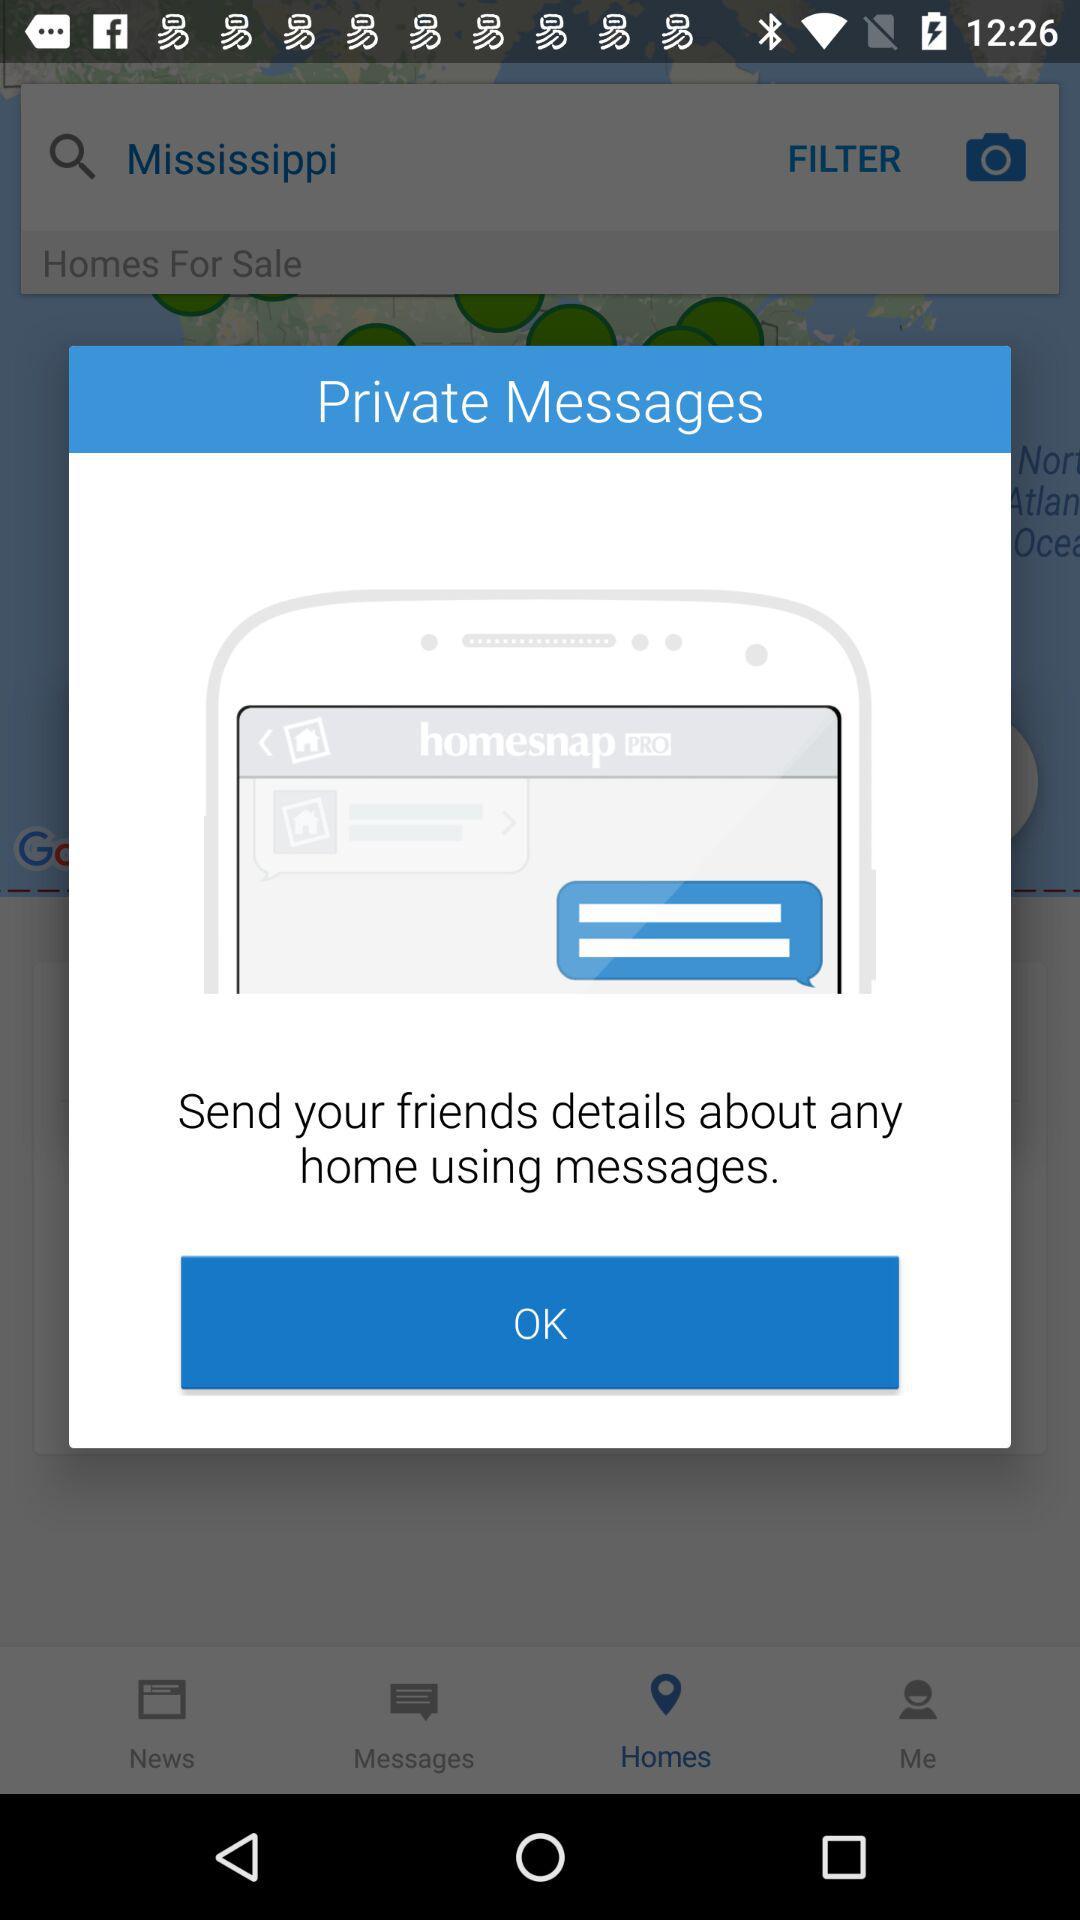 Image resolution: width=1080 pixels, height=1920 pixels. I want to click on ok icon, so click(540, 1322).